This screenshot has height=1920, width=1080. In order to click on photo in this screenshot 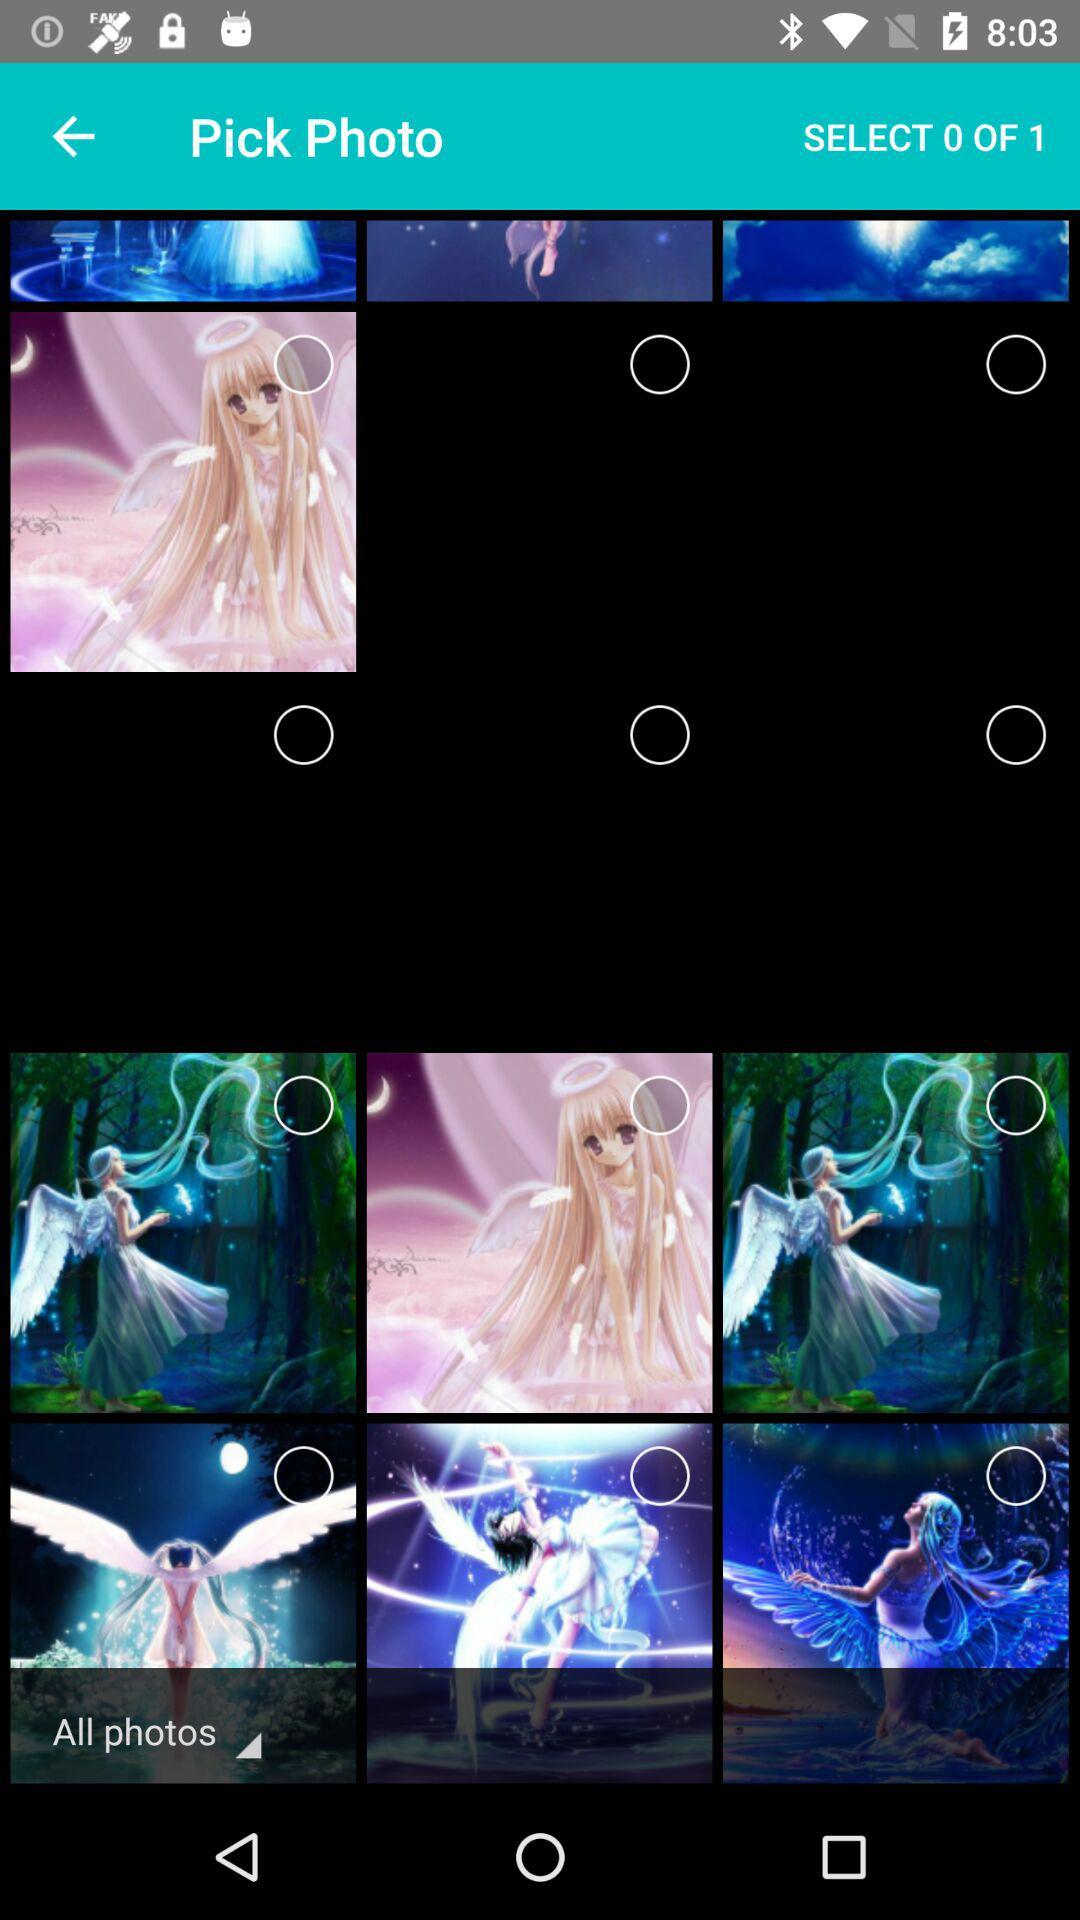, I will do `click(303, 733)`.